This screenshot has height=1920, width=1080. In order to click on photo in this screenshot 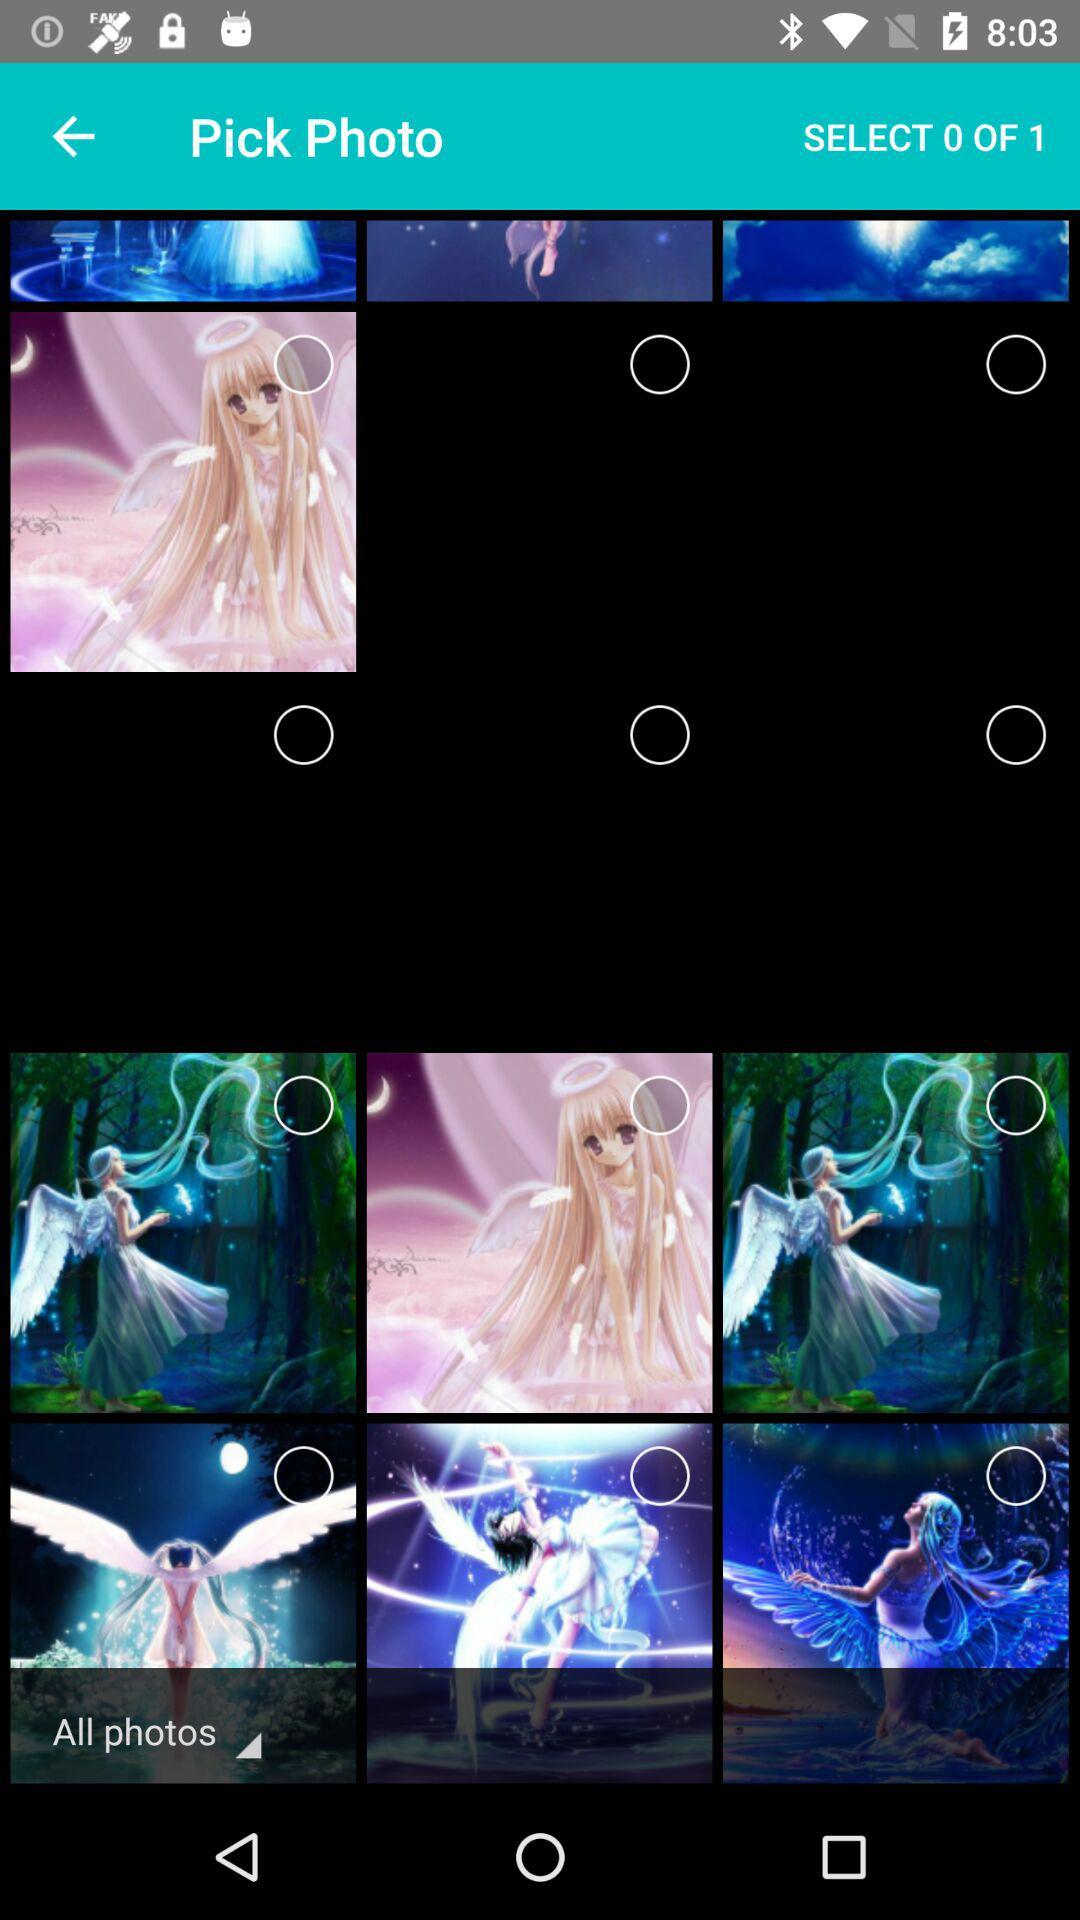, I will do `click(303, 733)`.